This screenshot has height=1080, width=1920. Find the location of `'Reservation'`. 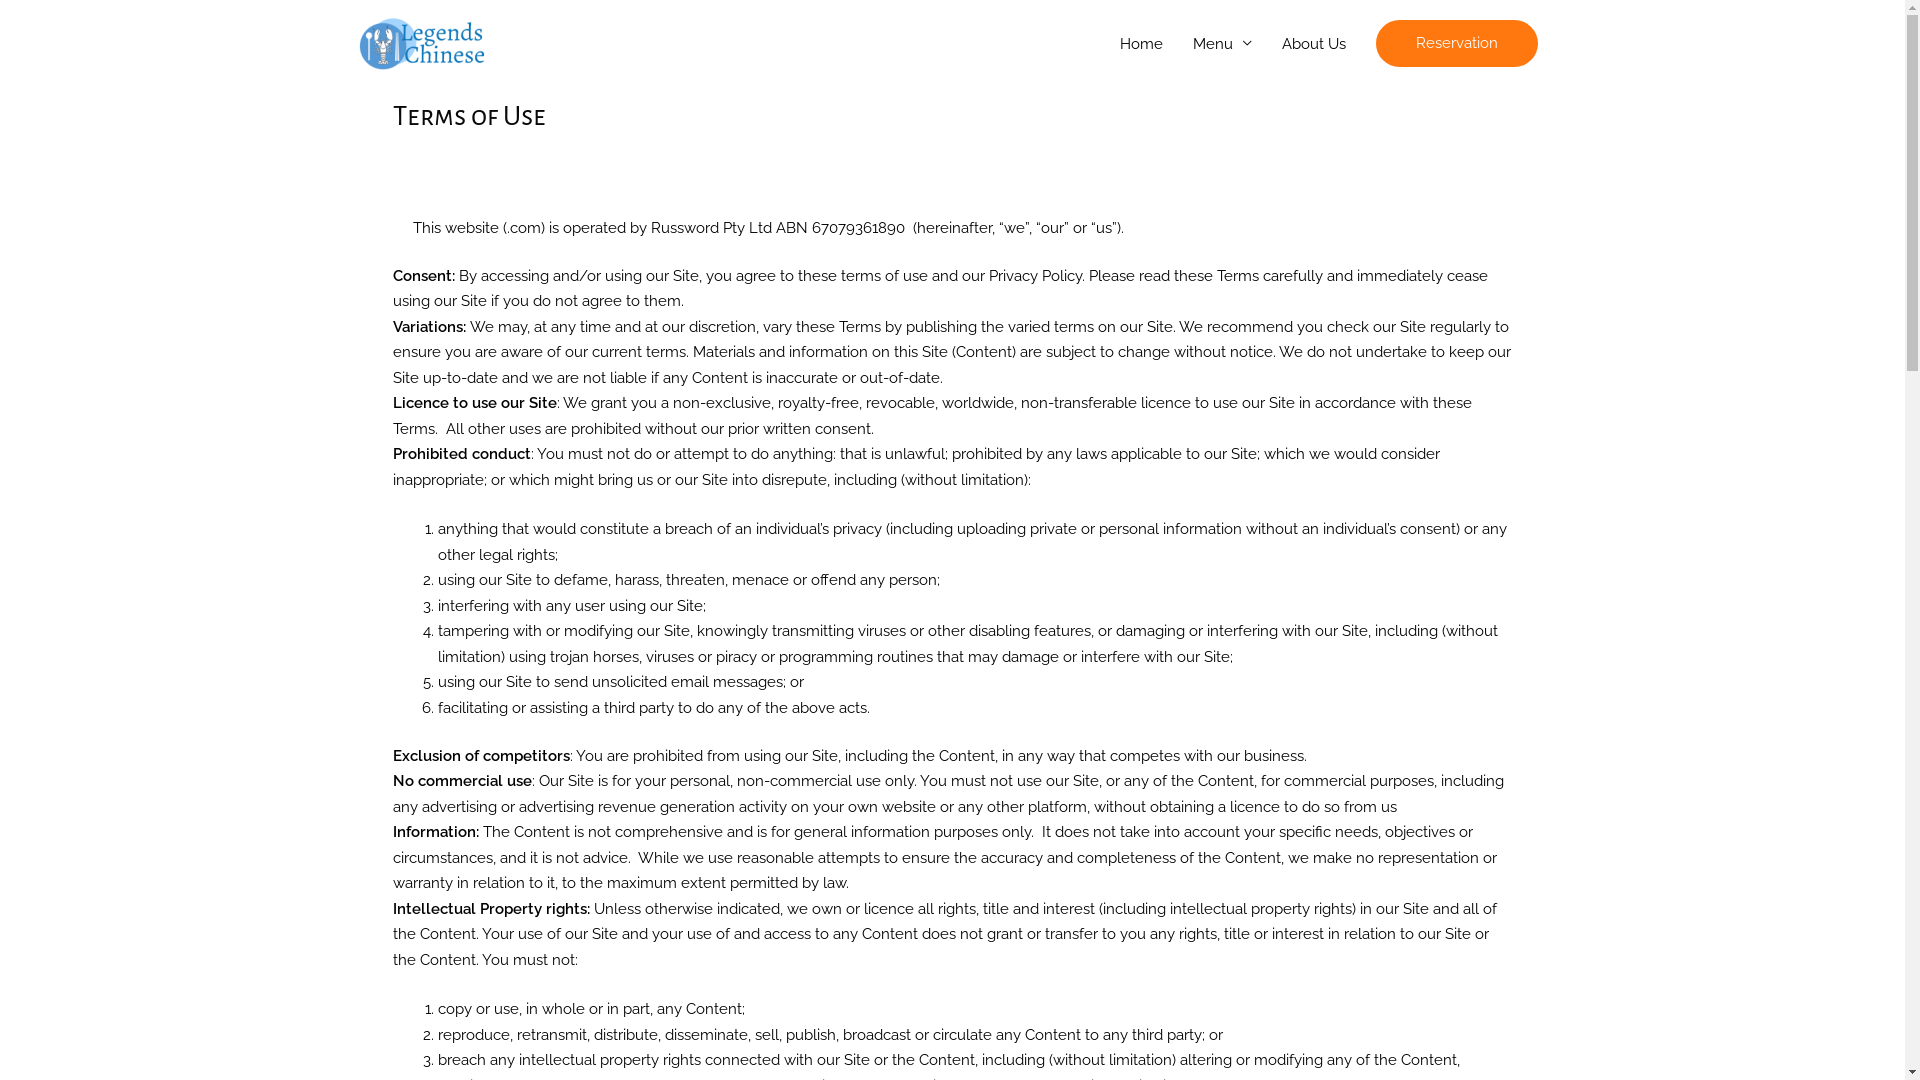

'Reservation' is located at coordinates (1457, 43).